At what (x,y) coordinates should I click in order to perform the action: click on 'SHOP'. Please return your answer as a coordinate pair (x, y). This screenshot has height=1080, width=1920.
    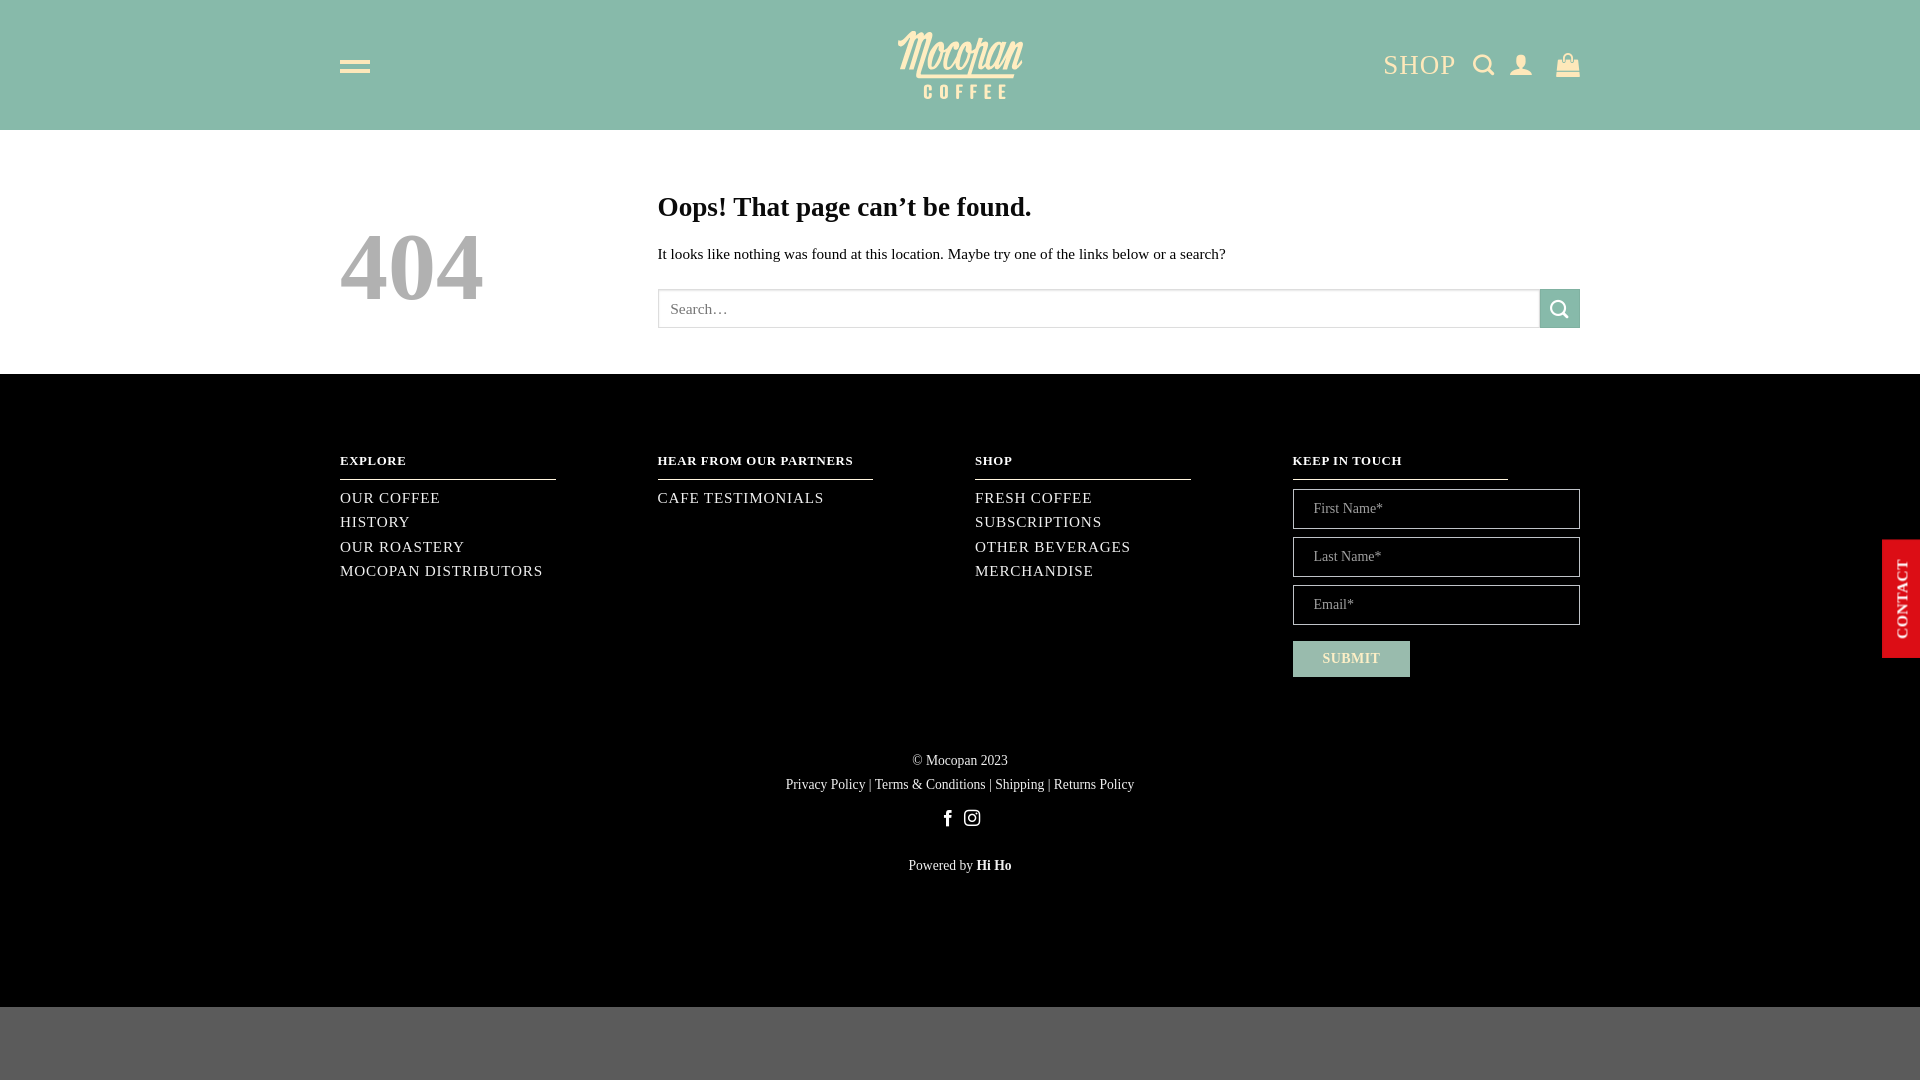
    Looking at the image, I should click on (1418, 64).